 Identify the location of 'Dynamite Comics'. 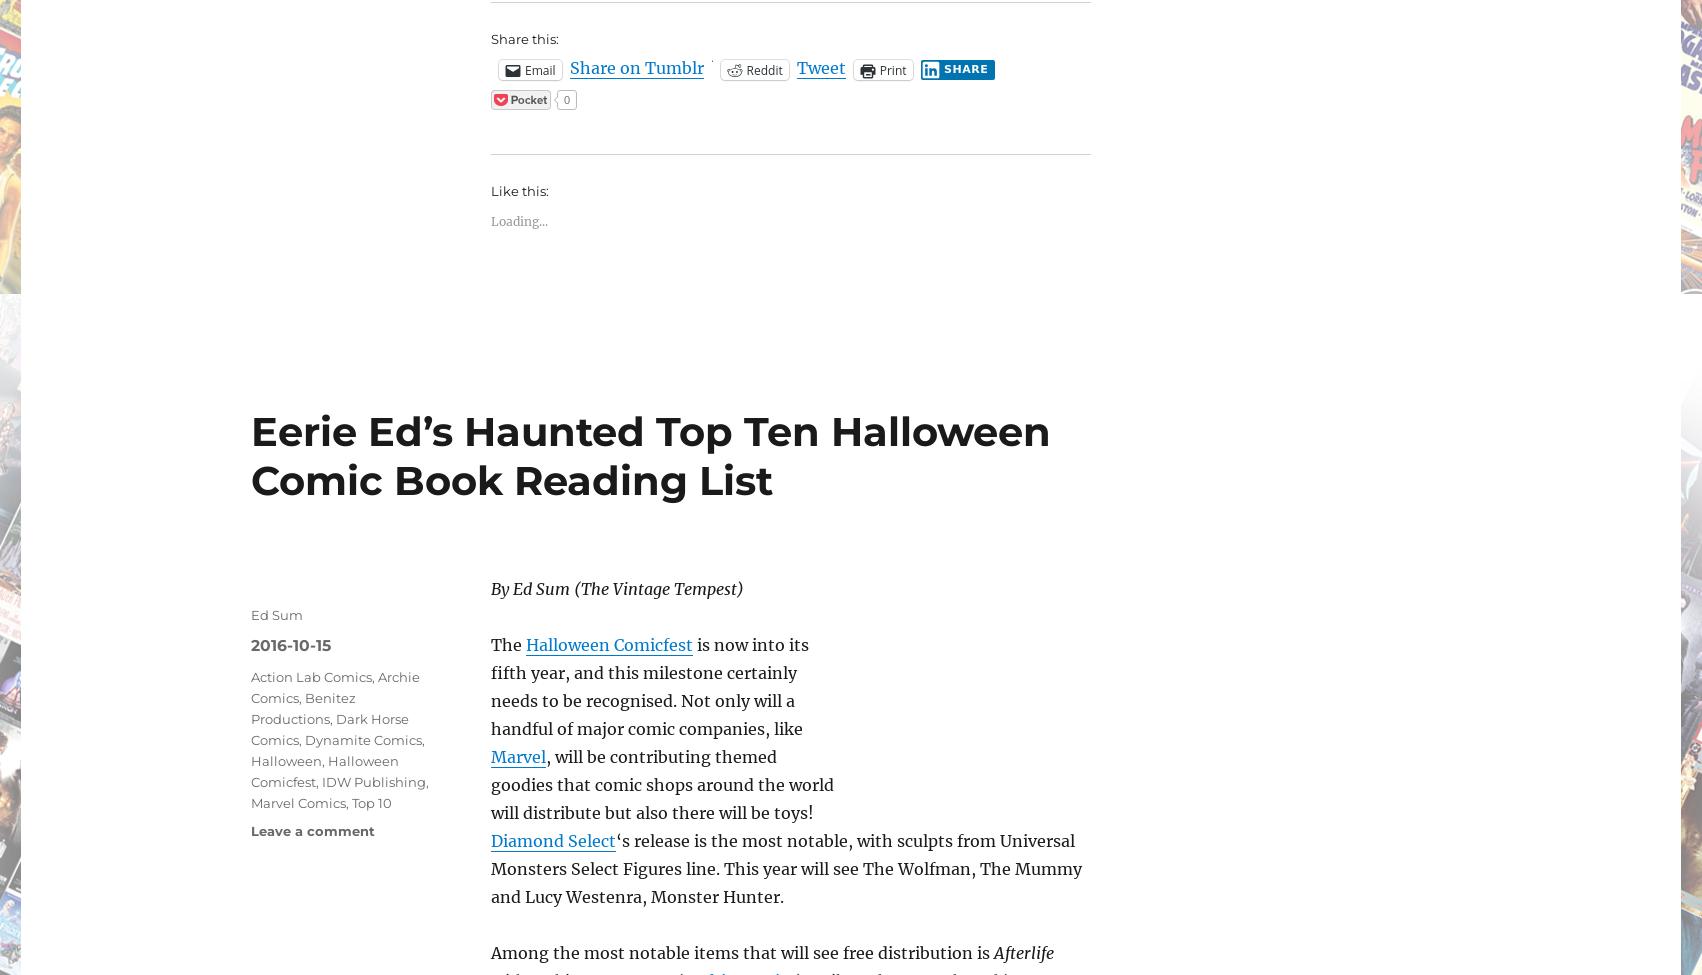
(363, 737).